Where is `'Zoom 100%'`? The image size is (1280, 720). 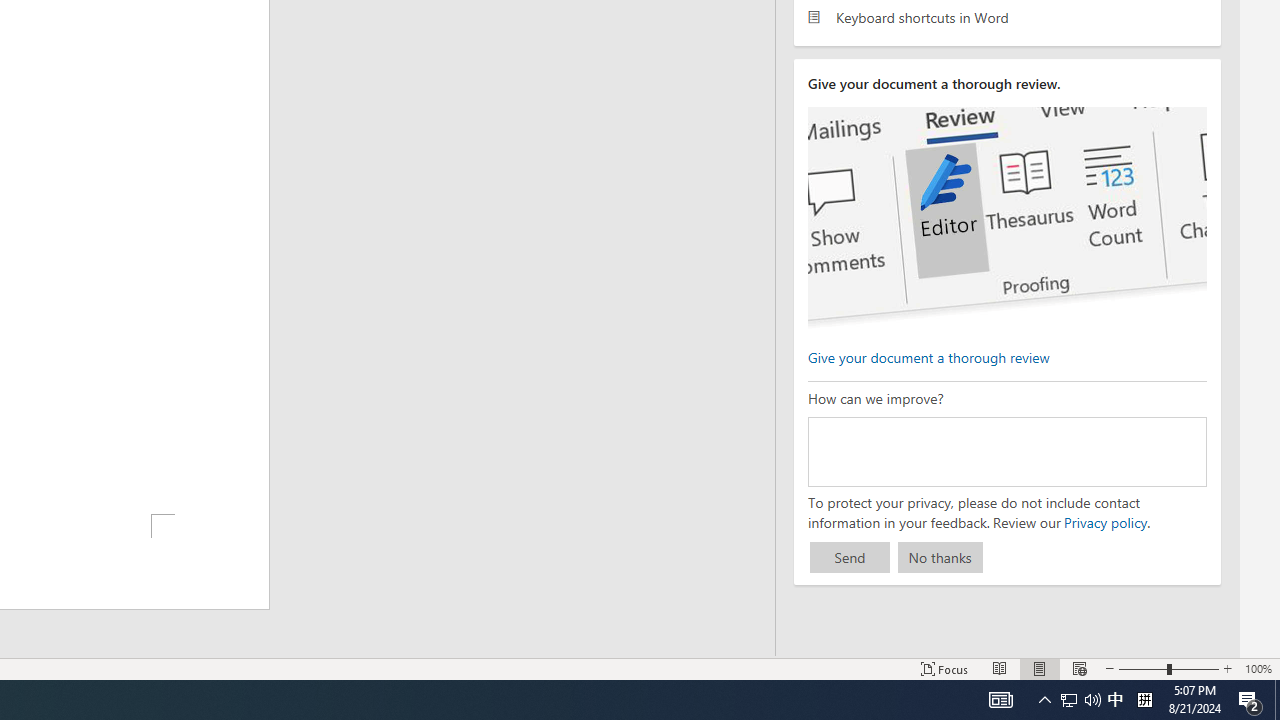 'Zoom 100%' is located at coordinates (1257, 669).